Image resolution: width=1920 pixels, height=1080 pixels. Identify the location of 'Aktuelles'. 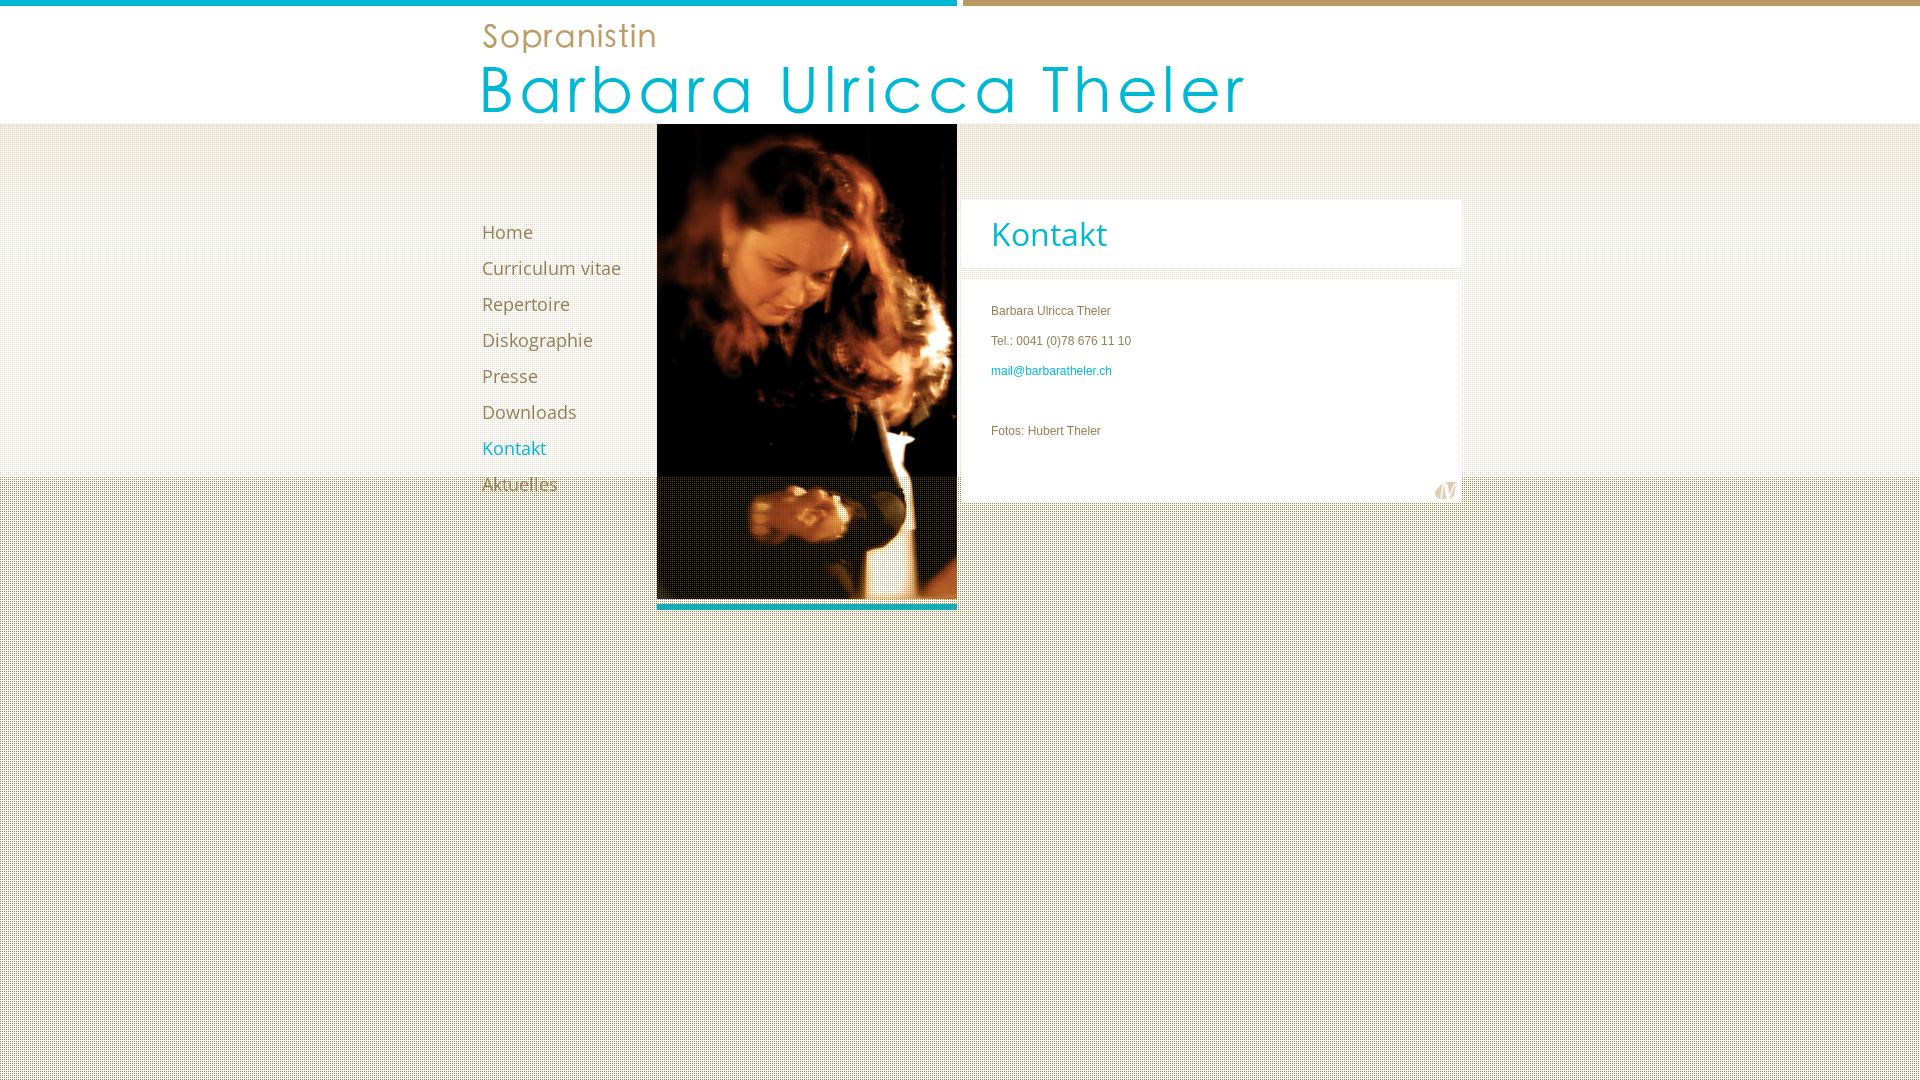
(568, 483).